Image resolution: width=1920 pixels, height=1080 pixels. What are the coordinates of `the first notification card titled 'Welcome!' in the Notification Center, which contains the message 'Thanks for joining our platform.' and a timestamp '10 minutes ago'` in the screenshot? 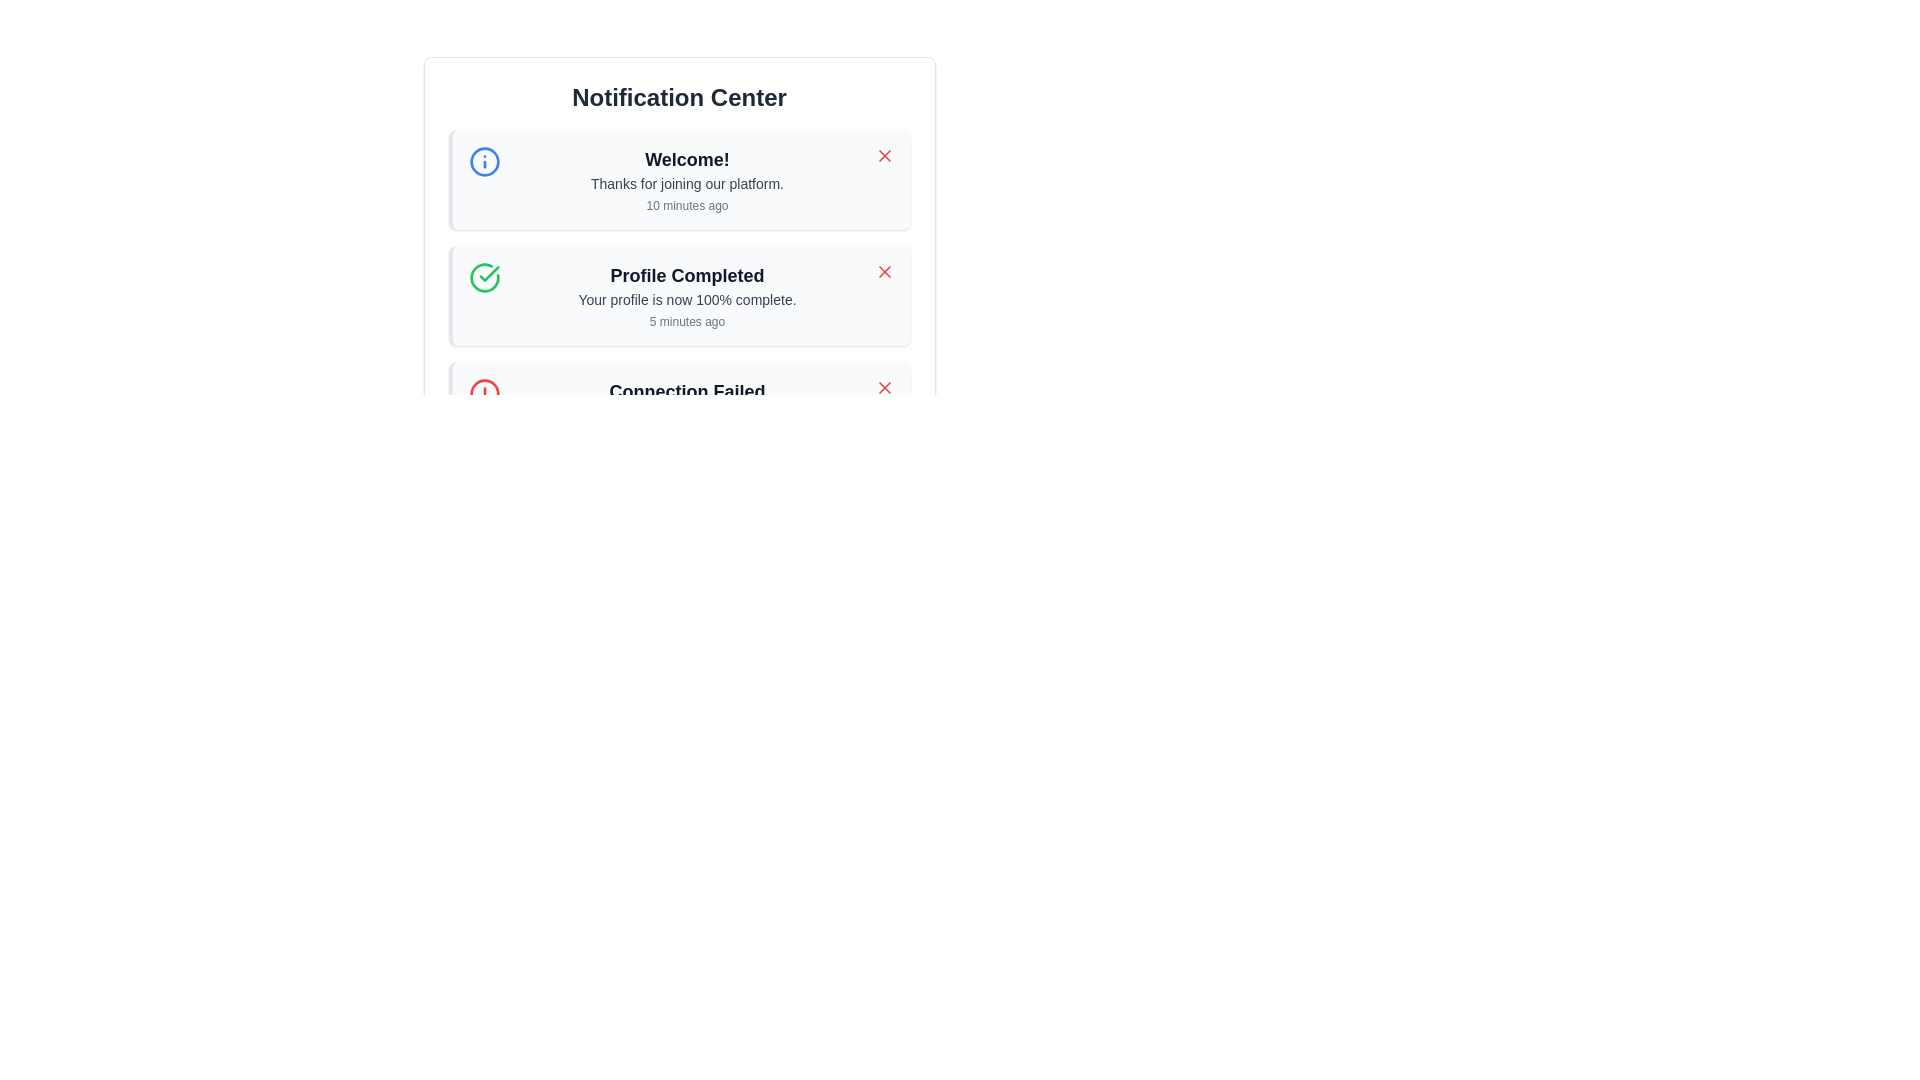 It's located at (679, 197).